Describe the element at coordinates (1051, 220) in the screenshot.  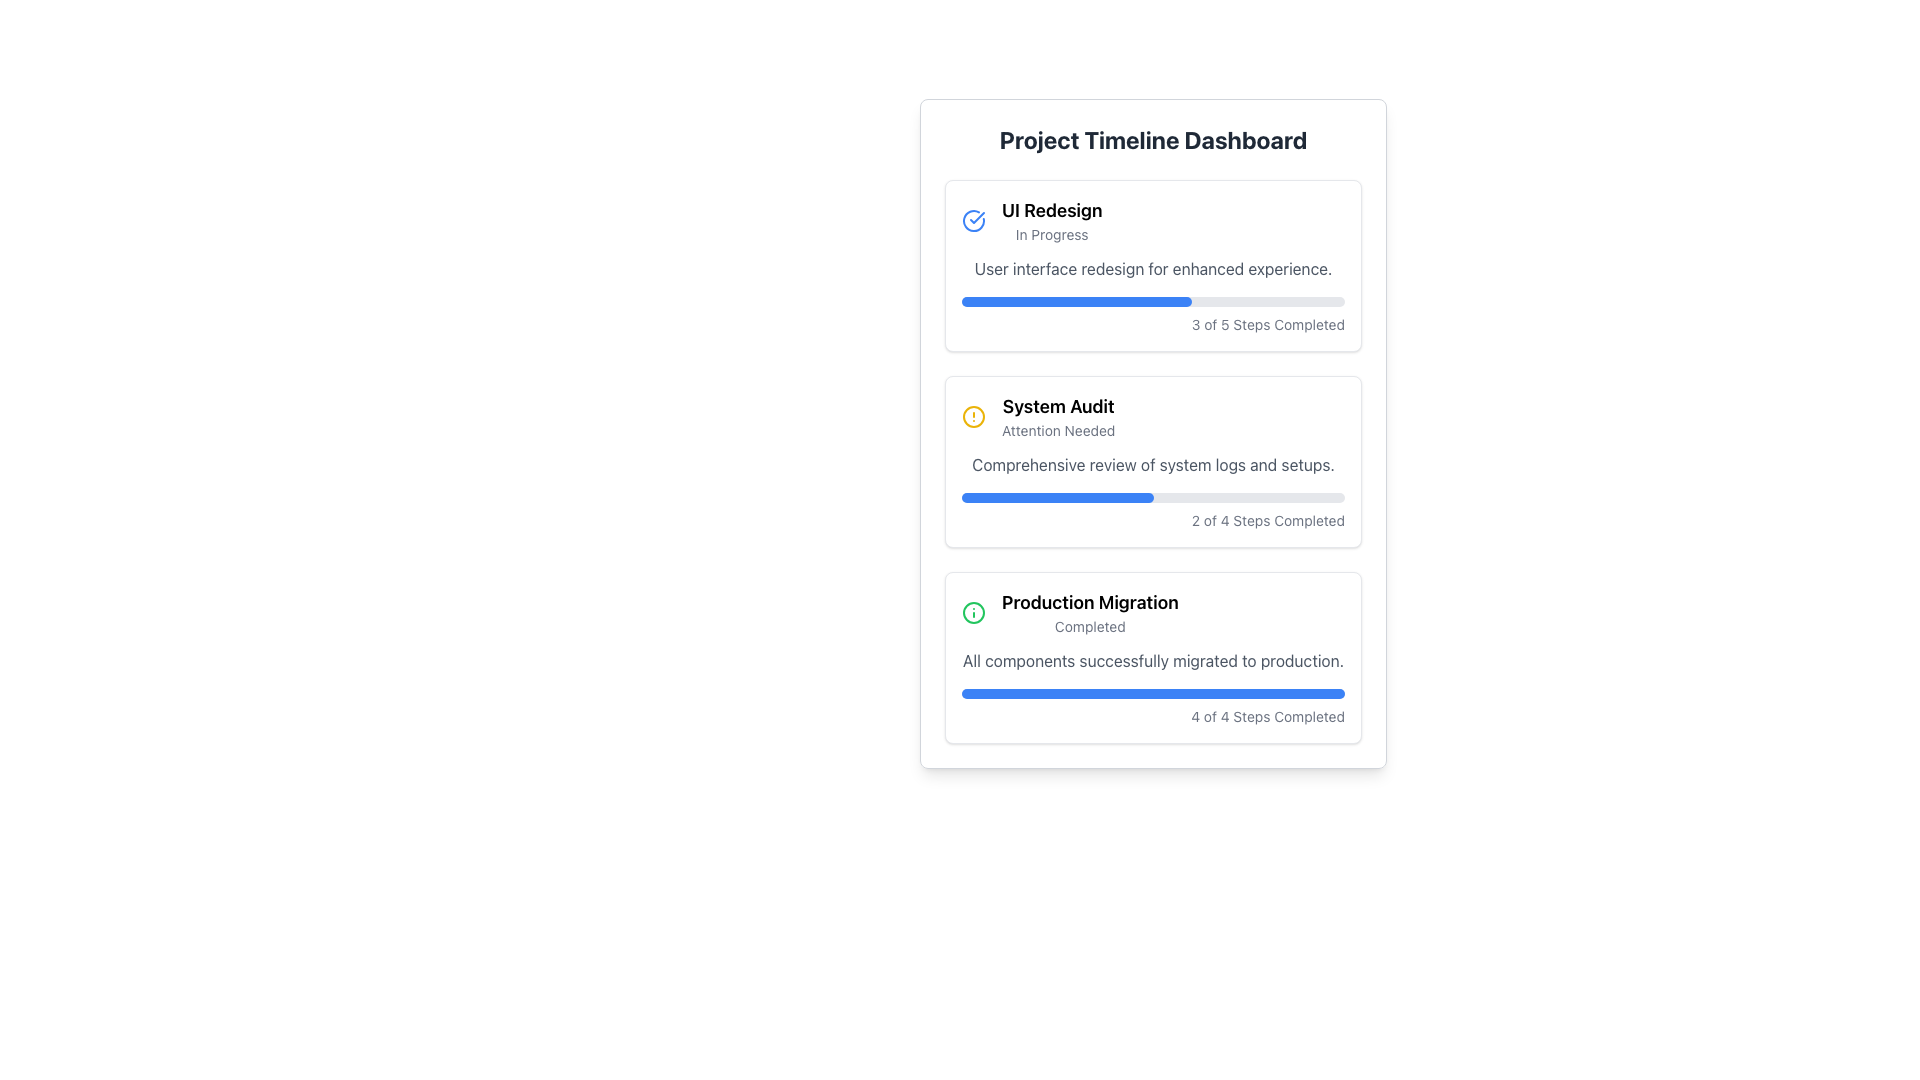
I see `status information displayed in the text block located near the top left corner of the first card on the dashboard, which provides insights into the progress of 'UI Redesign.'` at that location.